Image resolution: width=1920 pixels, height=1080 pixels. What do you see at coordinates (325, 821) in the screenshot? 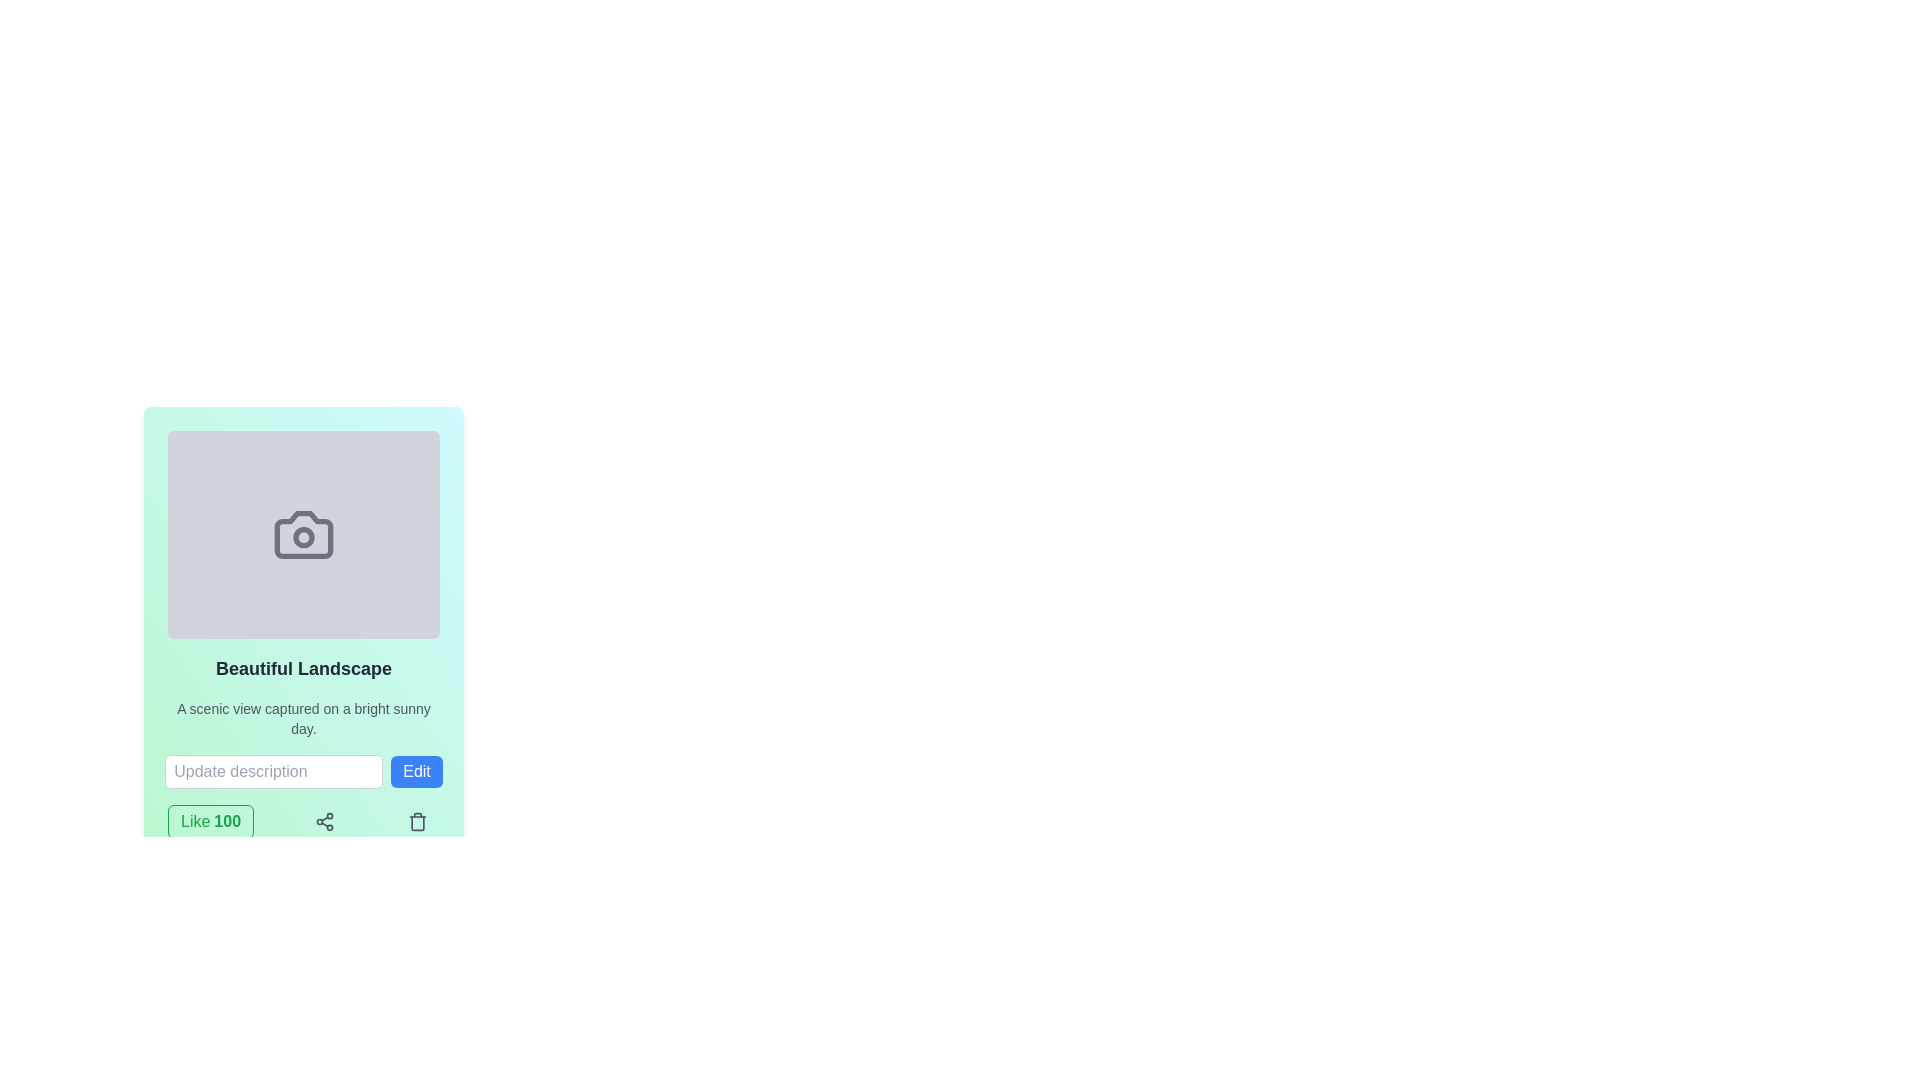
I see `the centrally located 'Share' icon button within the card layout` at bounding box center [325, 821].